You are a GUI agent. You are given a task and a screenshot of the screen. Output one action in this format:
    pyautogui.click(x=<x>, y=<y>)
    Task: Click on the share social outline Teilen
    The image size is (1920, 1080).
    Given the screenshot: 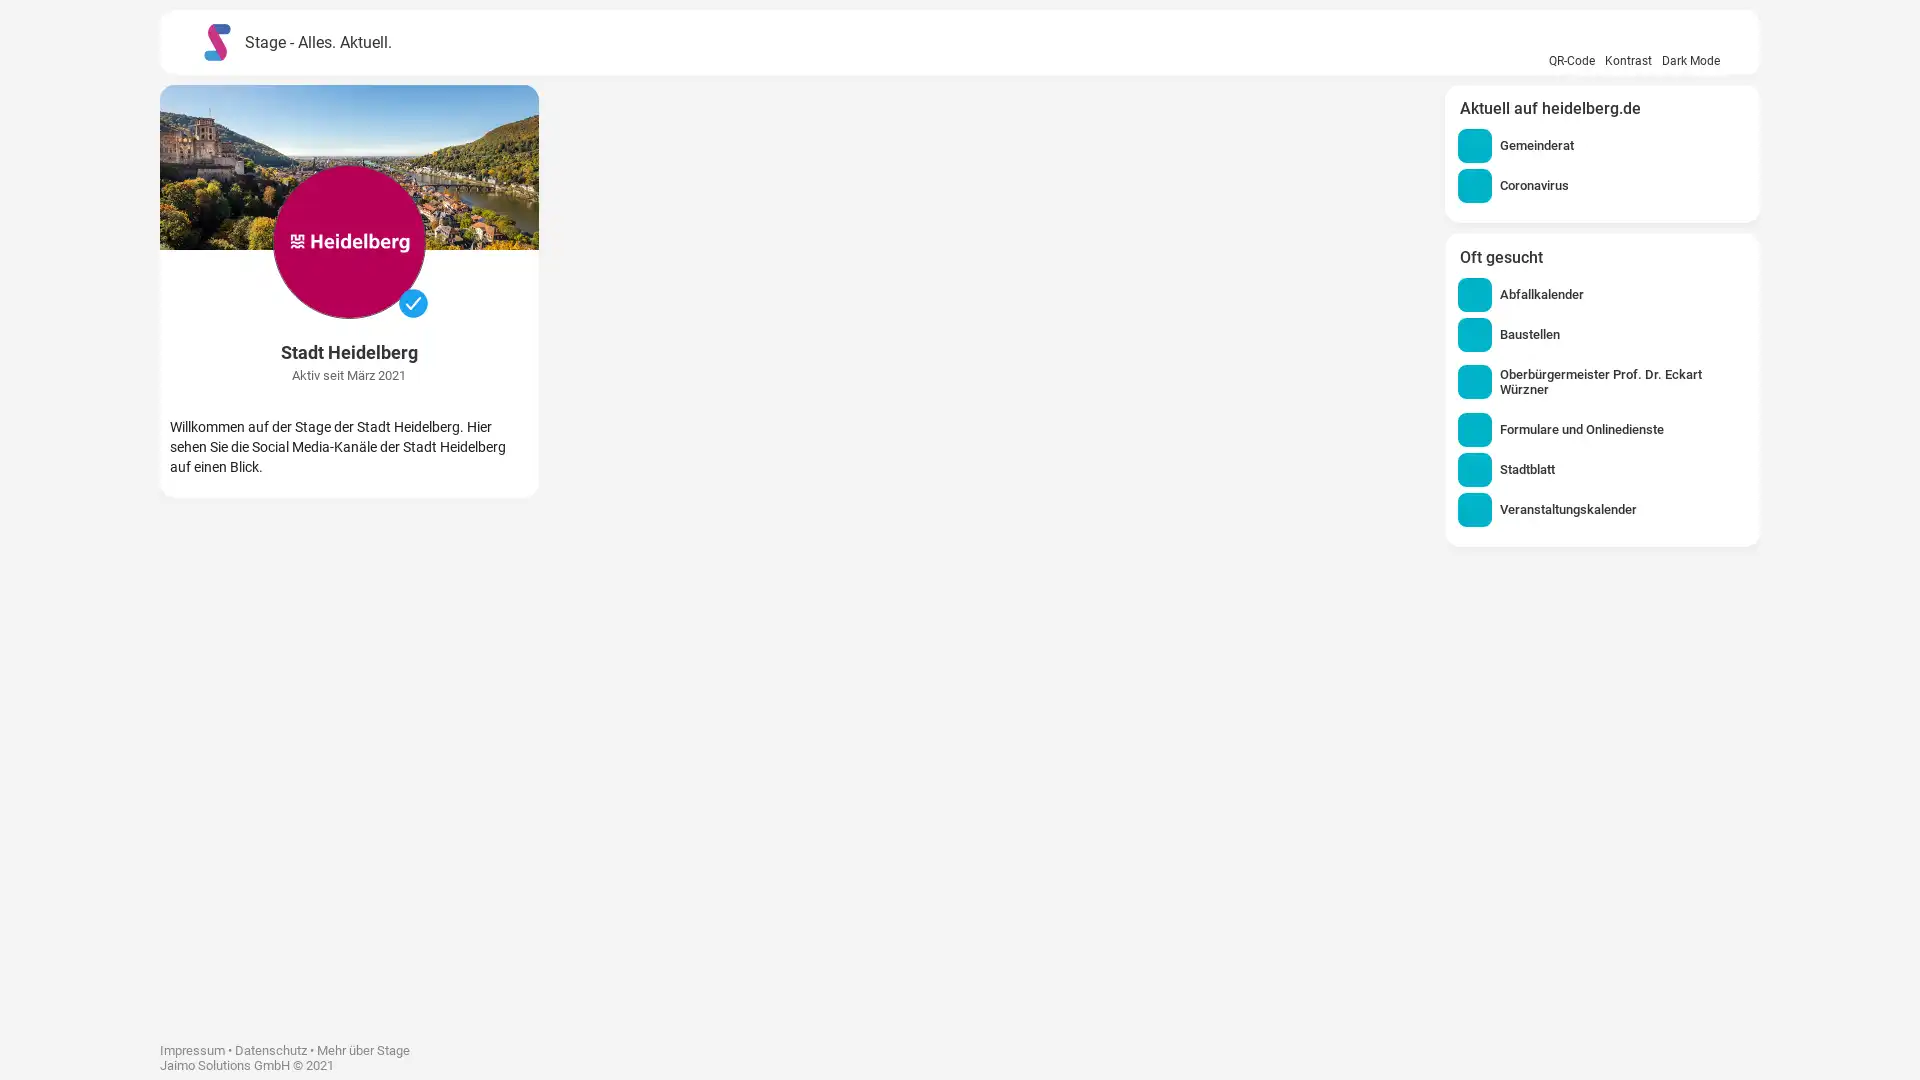 What is the action you would take?
    pyautogui.click(x=755, y=859)
    